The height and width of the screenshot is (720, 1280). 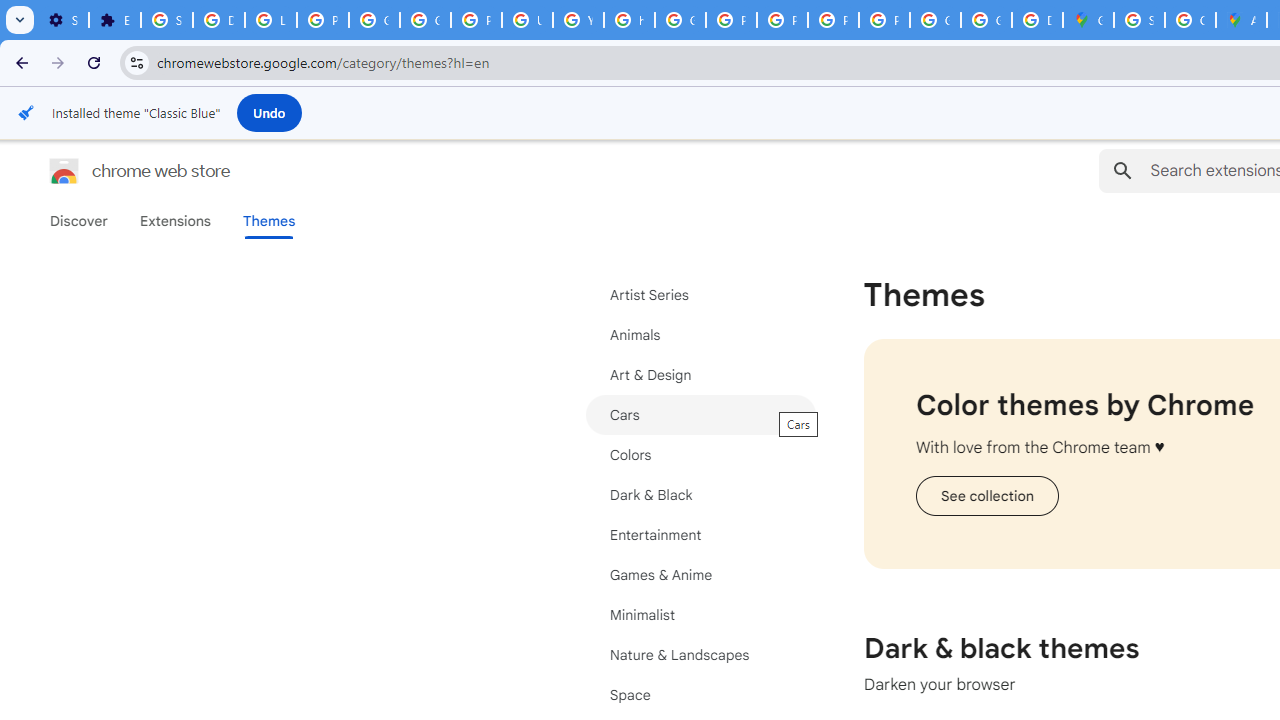 What do you see at coordinates (423, 20) in the screenshot?
I see `'Google Account Help'` at bounding box center [423, 20].